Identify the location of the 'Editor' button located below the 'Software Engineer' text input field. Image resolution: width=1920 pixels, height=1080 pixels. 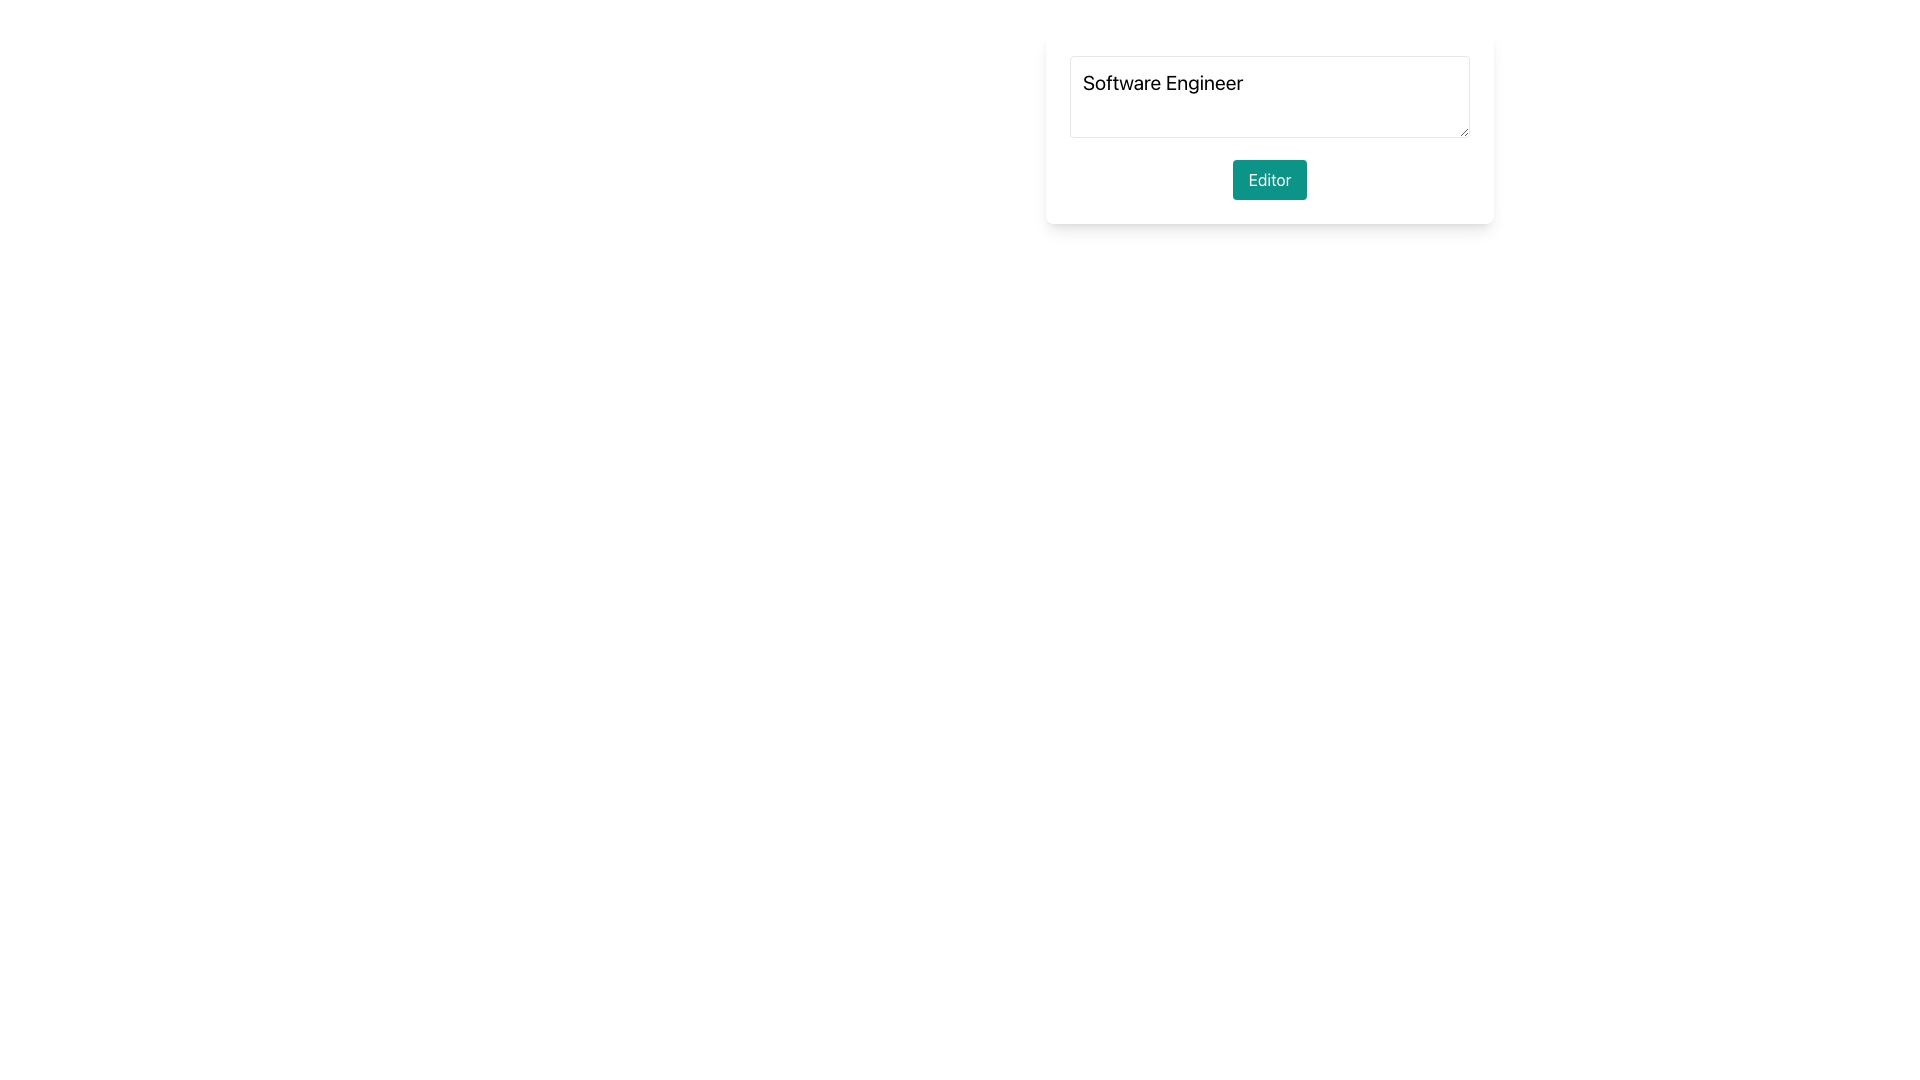
(1269, 180).